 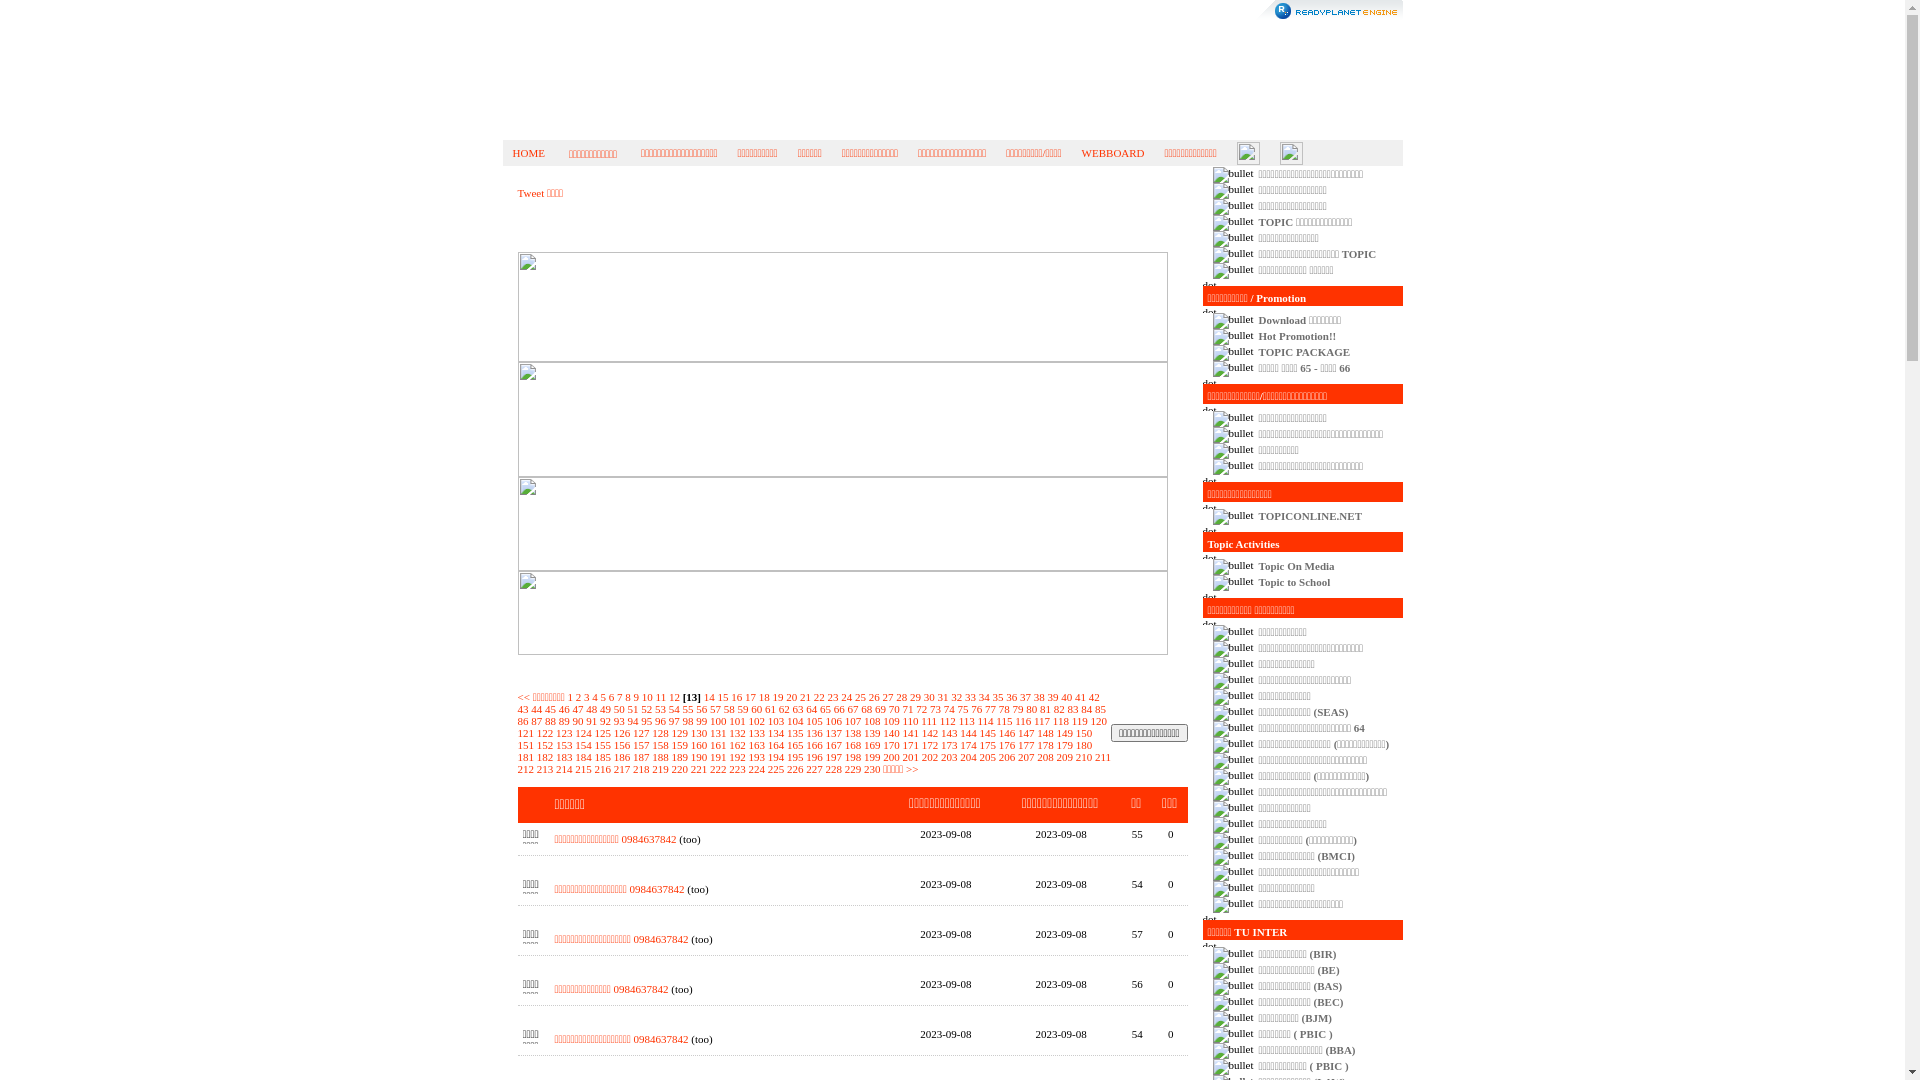 What do you see at coordinates (574, 756) in the screenshot?
I see `'184'` at bounding box center [574, 756].